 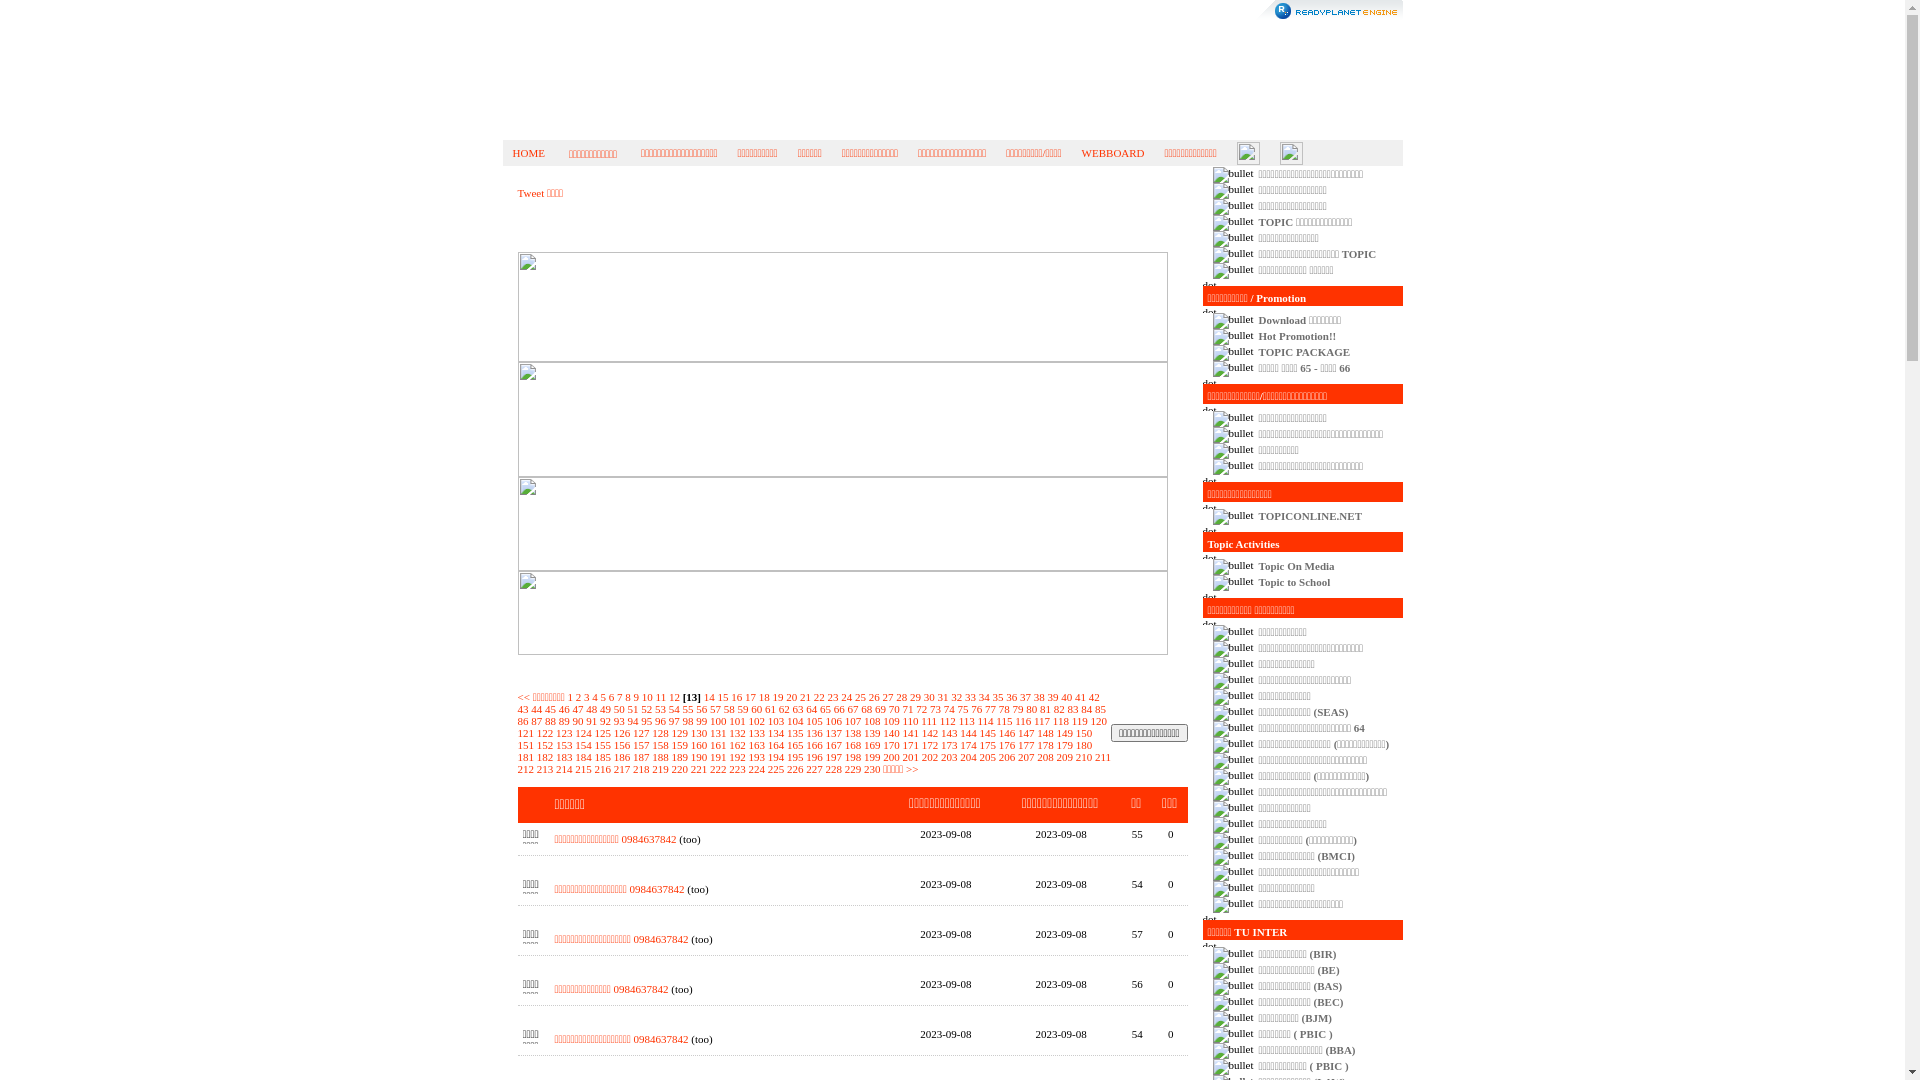 What do you see at coordinates (574, 756) in the screenshot?
I see `'184'` at bounding box center [574, 756].